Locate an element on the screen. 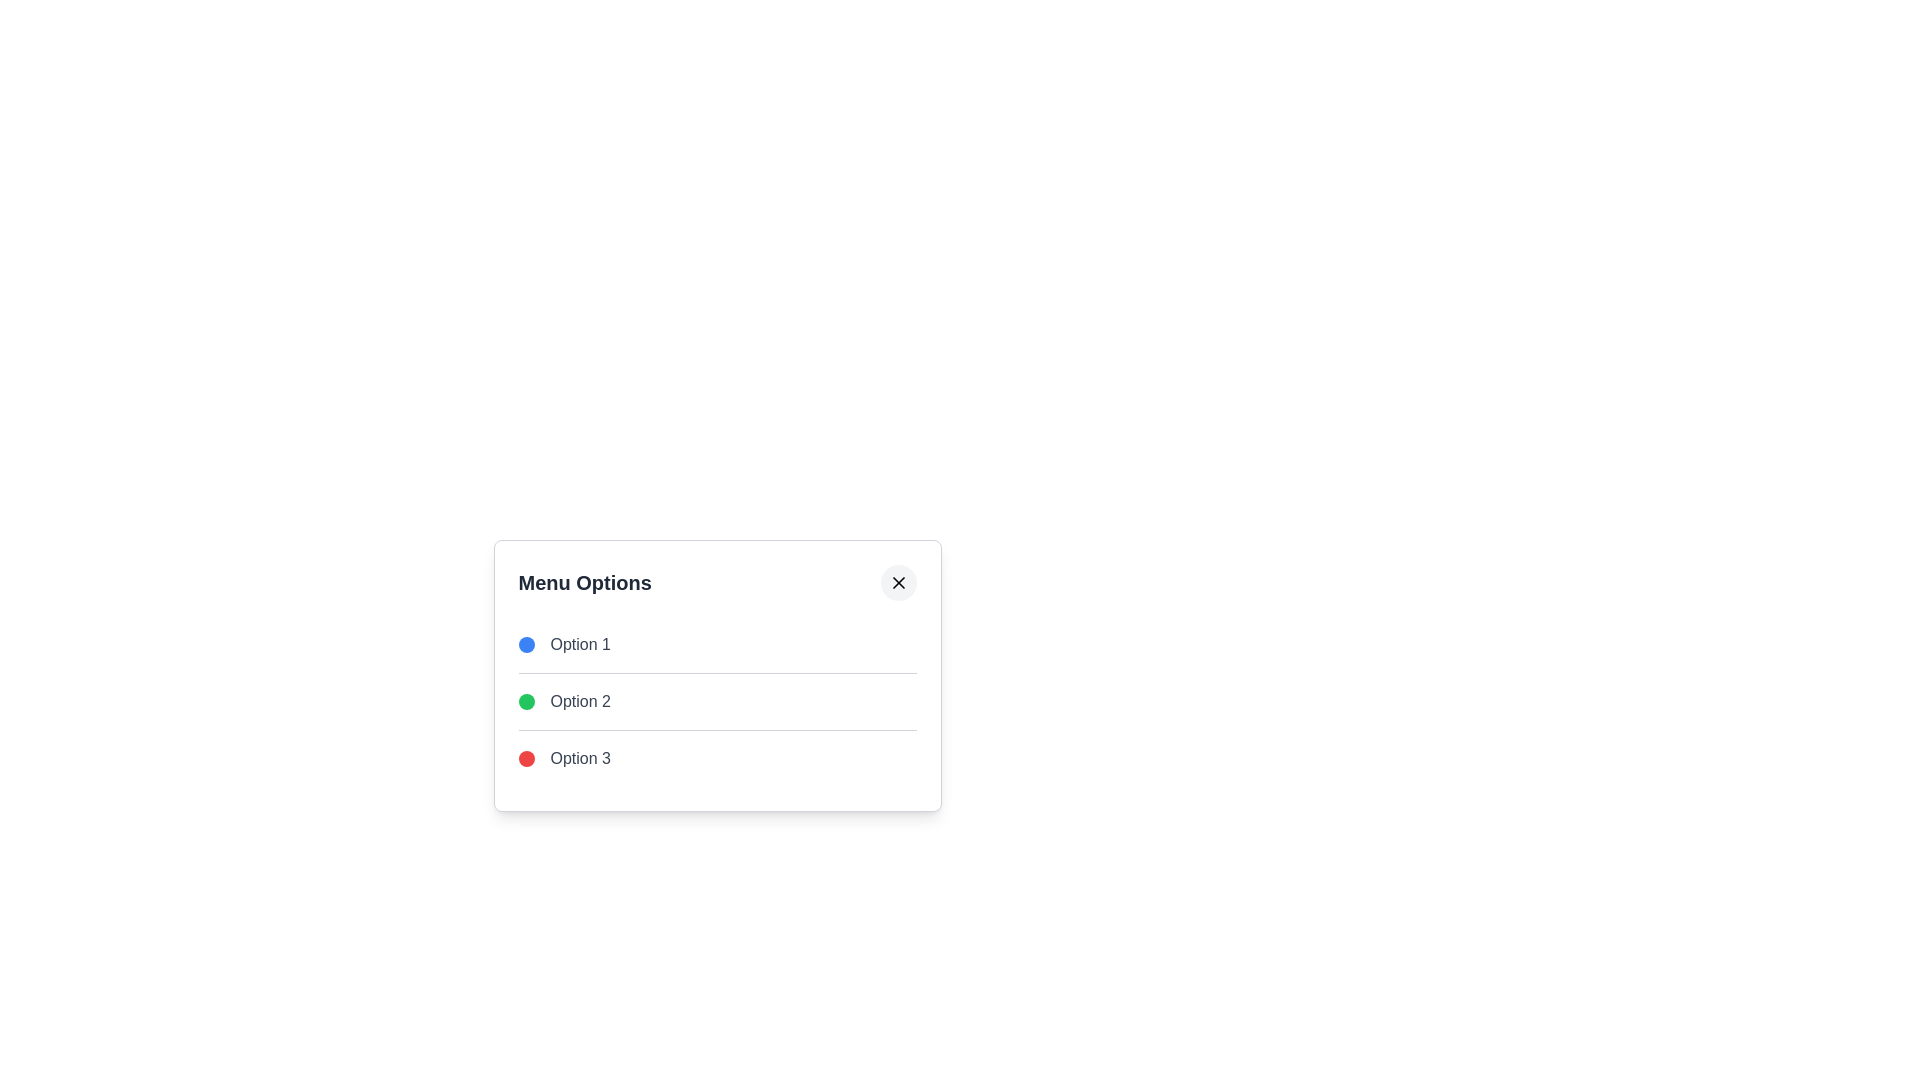 The height and width of the screenshot is (1080, 1920). the text label for the second selectable option in the vertical menu located in the middle of the modal is located at coordinates (579, 701).